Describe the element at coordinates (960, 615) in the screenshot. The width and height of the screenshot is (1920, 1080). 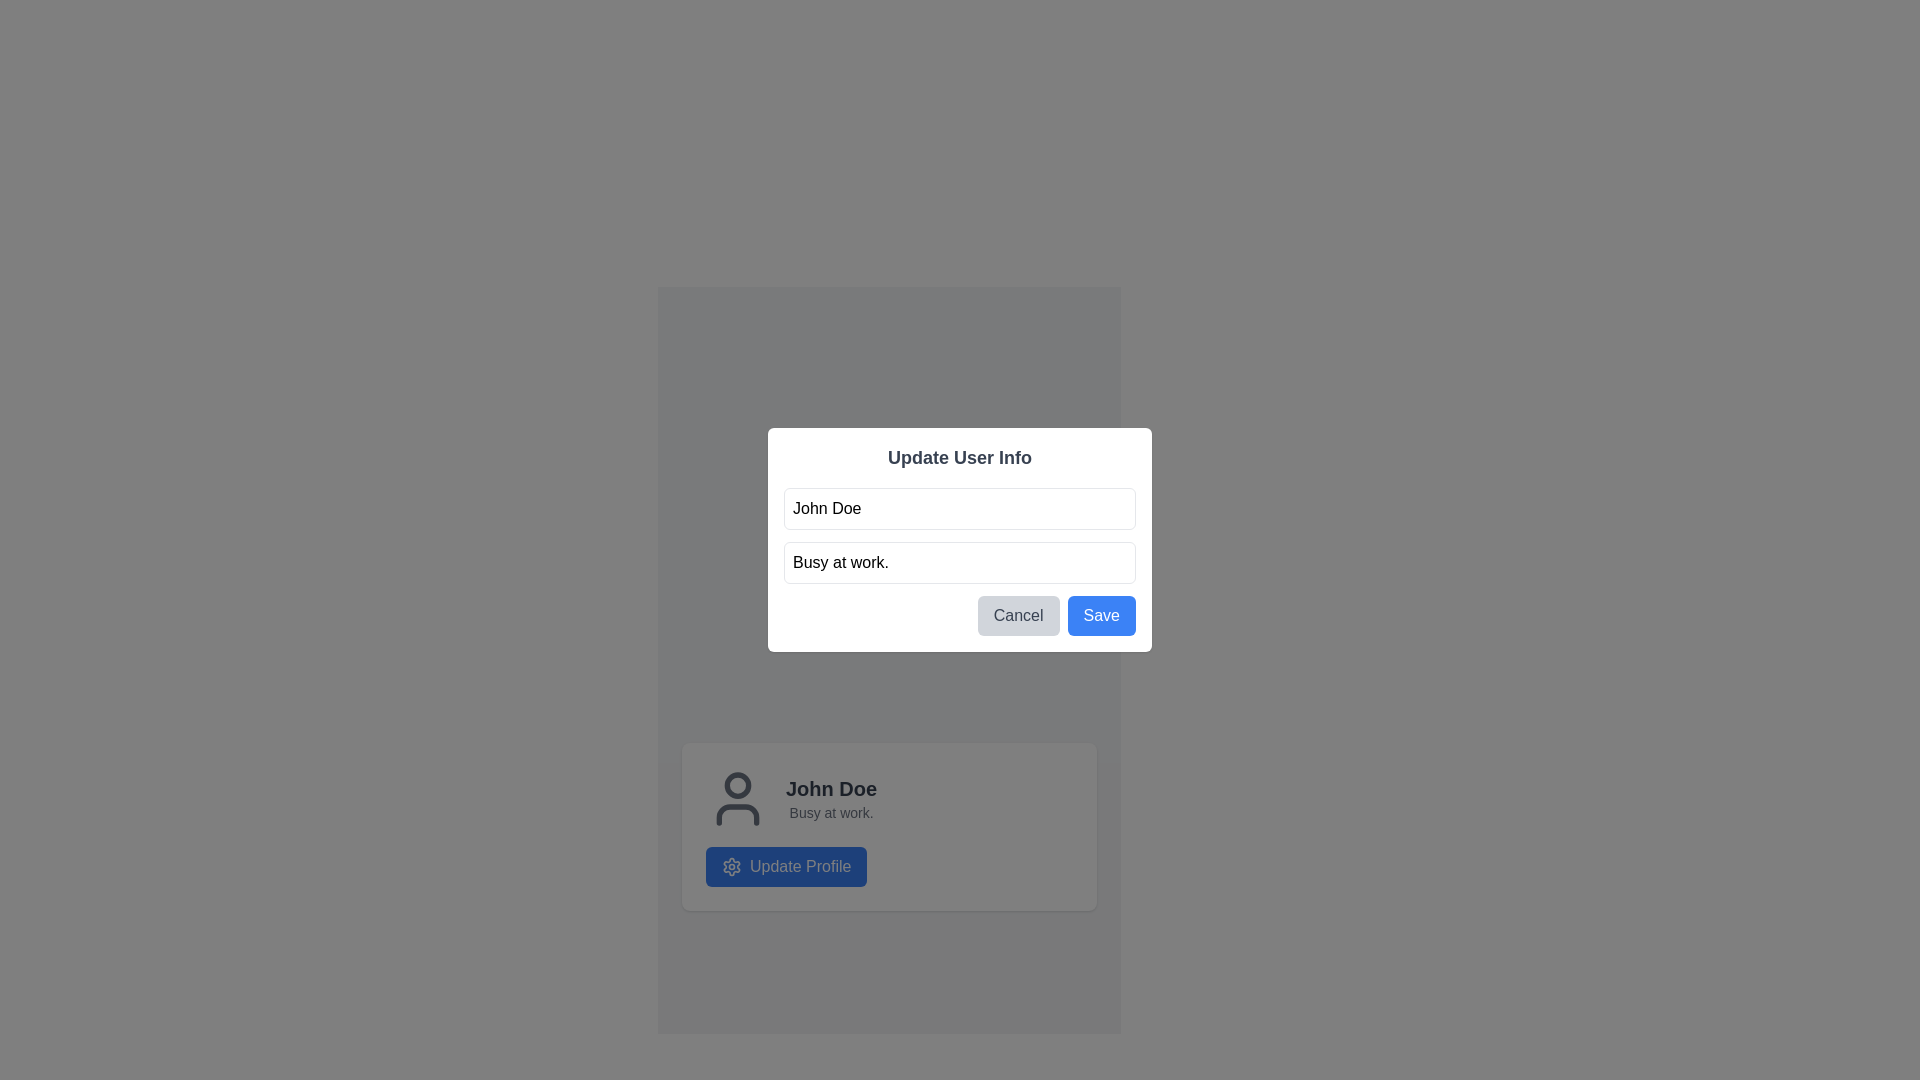
I see `the 'Cancel' button in the button group located at the lower right section of the 'Update User Info' modal to discard changes` at that location.